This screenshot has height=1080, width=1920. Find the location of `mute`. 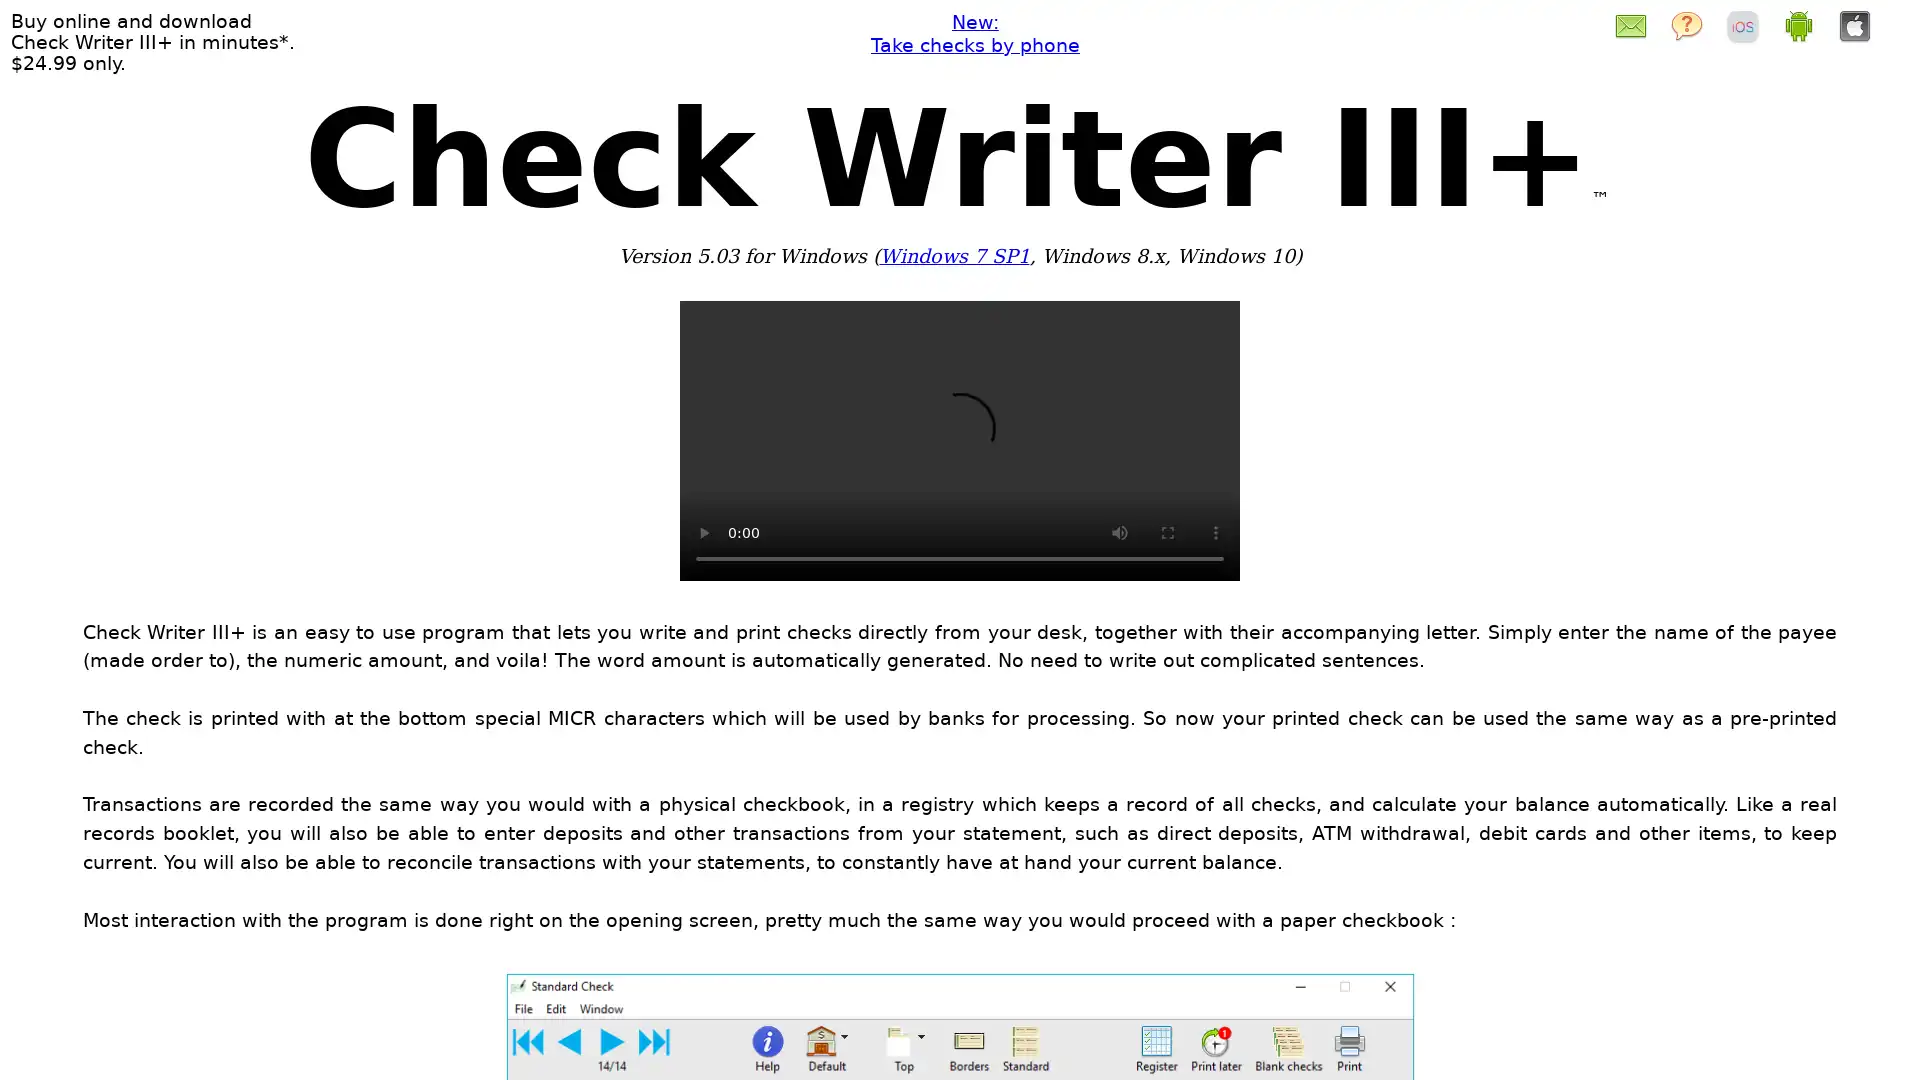

mute is located at coordinates (1118, 531).